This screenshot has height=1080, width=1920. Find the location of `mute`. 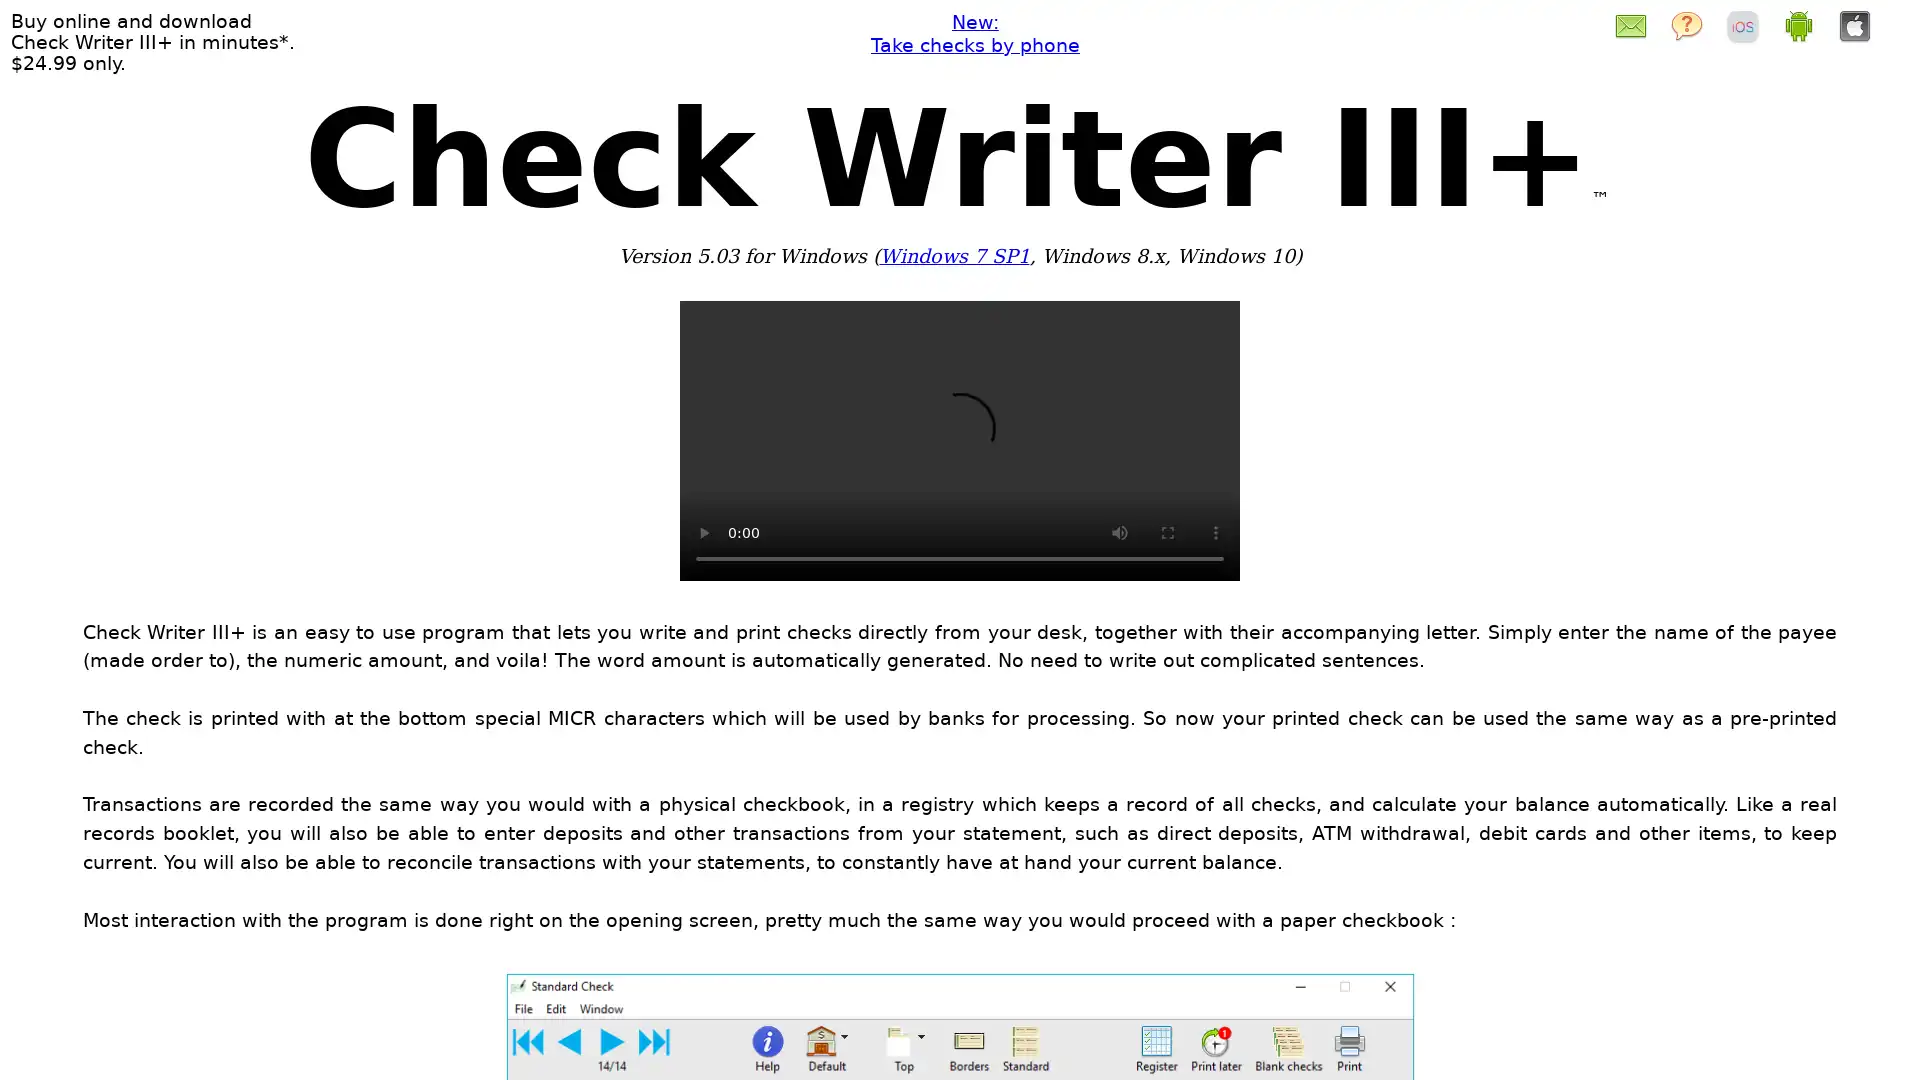

mute is located at coordinates (1118, 531).